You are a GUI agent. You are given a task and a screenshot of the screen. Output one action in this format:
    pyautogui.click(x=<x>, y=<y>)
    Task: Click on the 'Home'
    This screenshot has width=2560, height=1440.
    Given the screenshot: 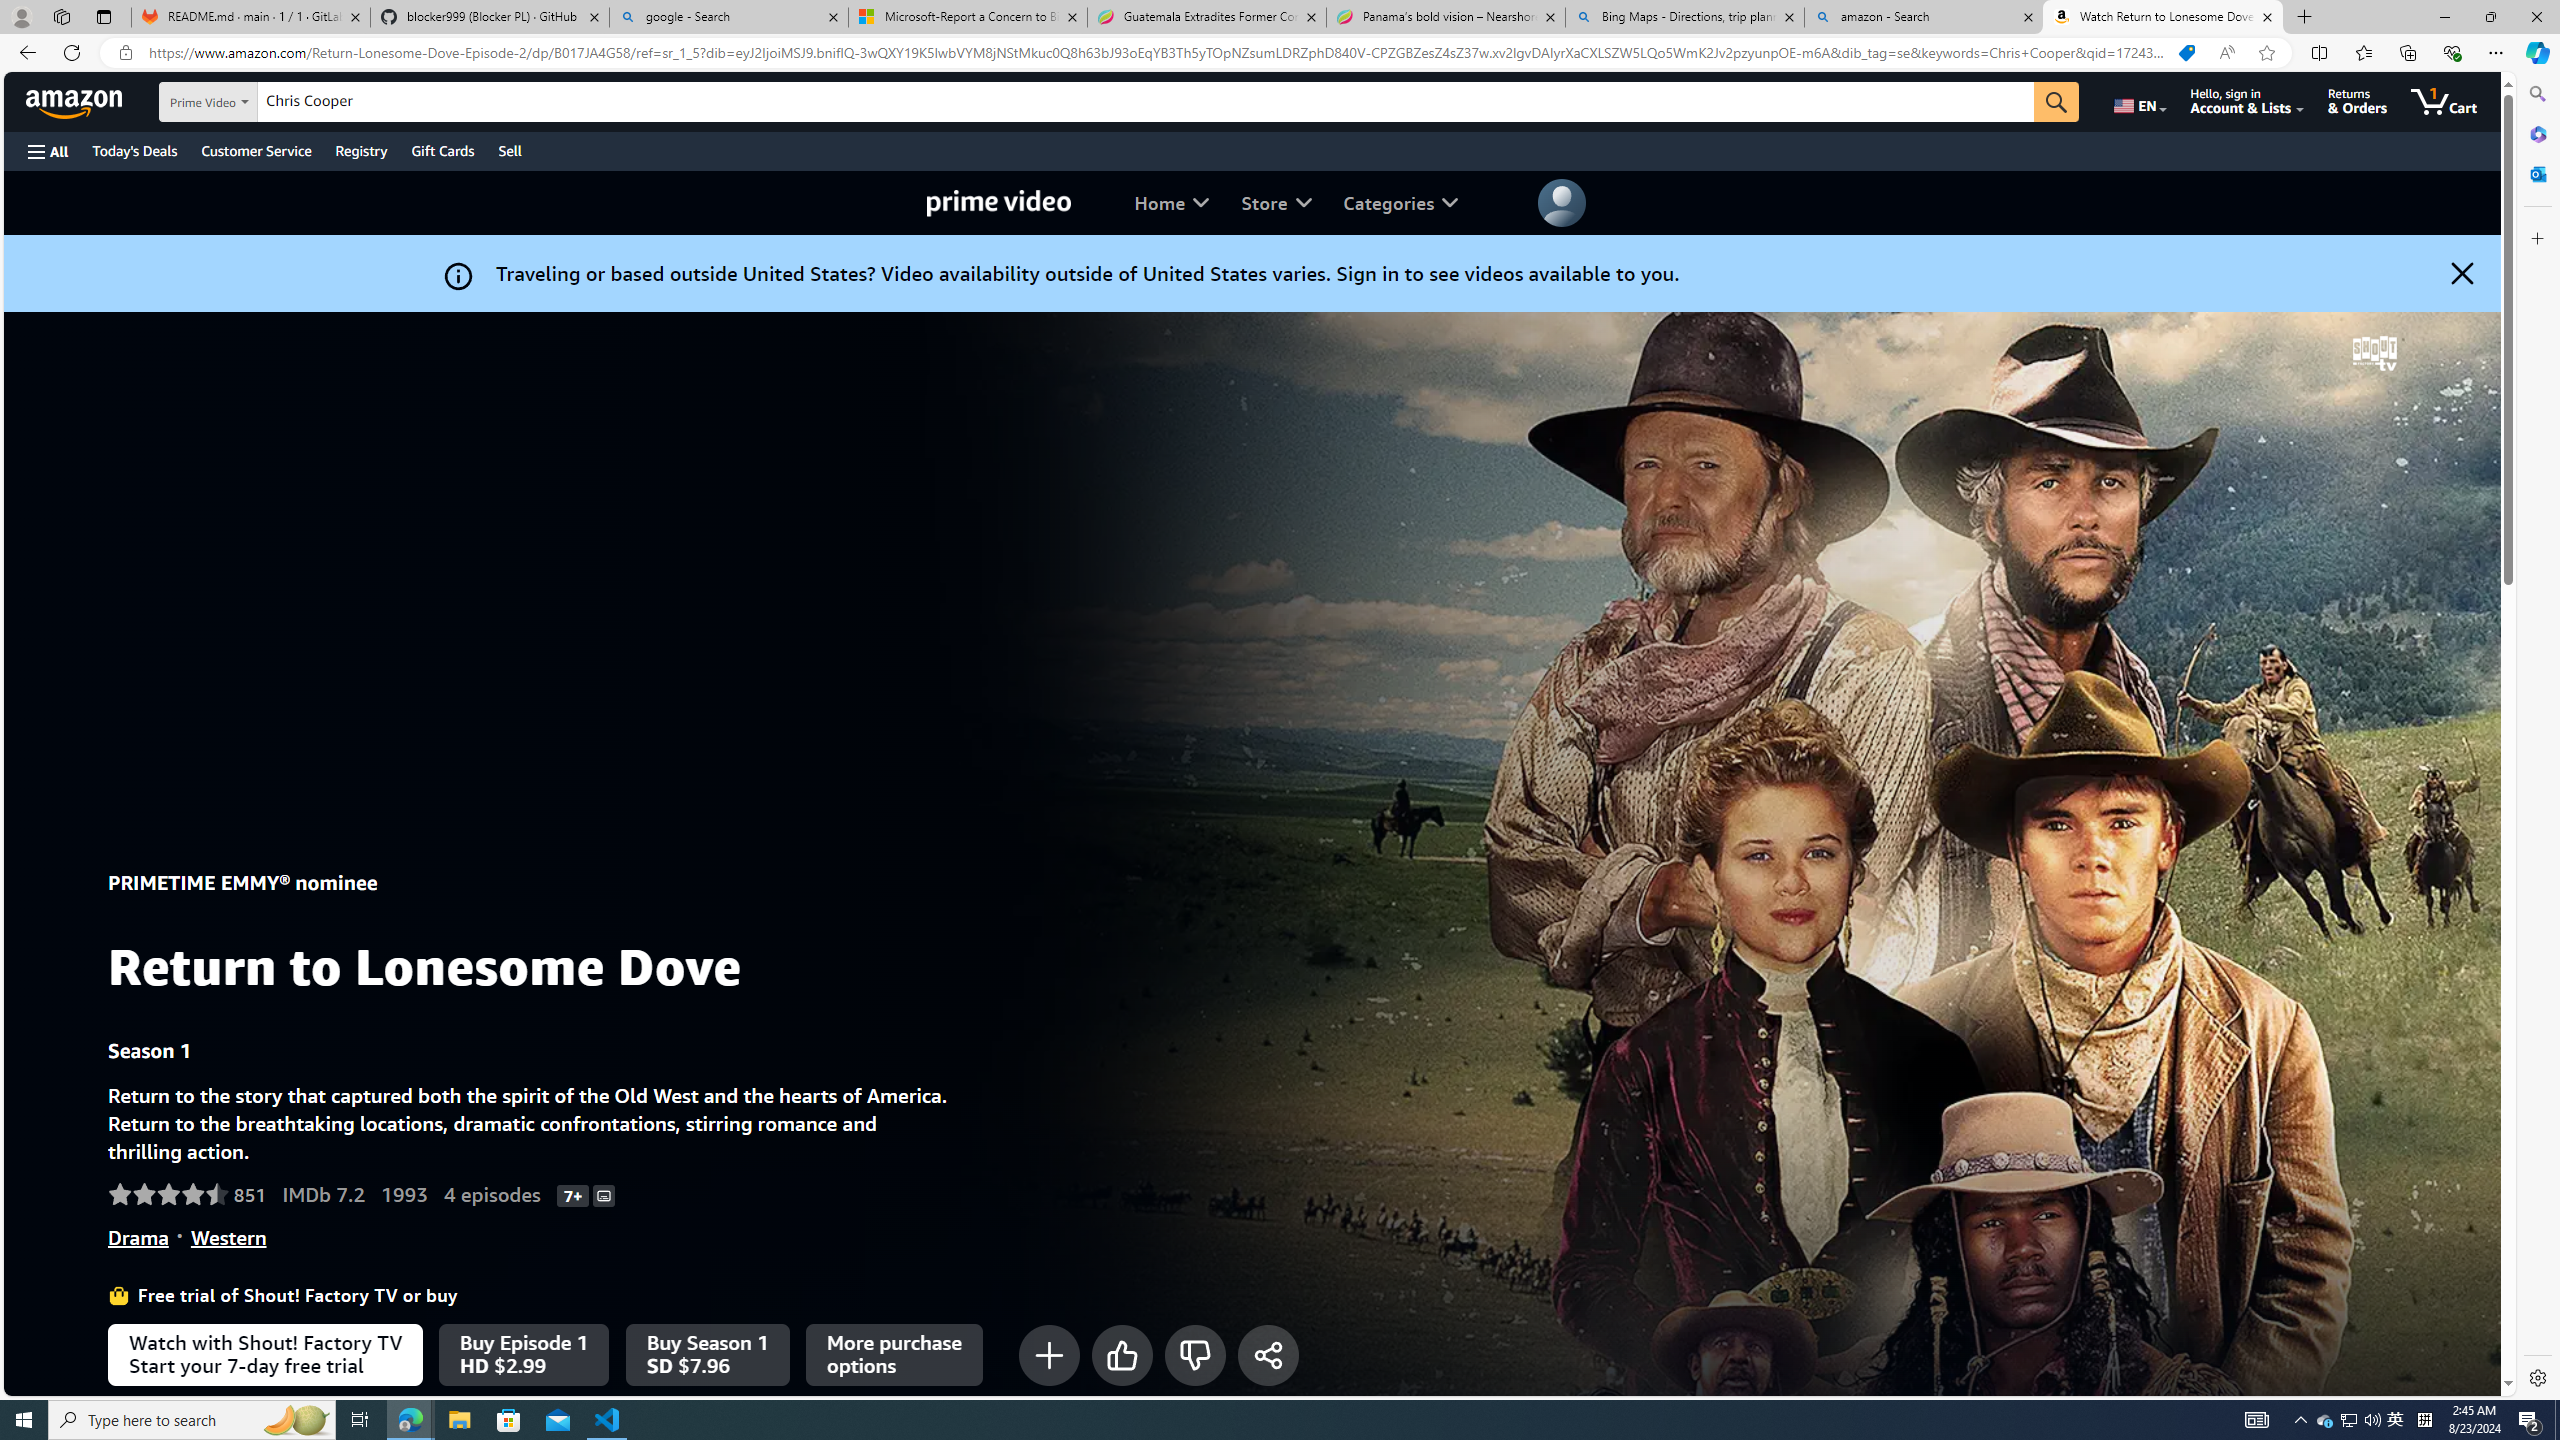 What is the action you would take?
    pyautogui.click(x=1171, y=202)
    